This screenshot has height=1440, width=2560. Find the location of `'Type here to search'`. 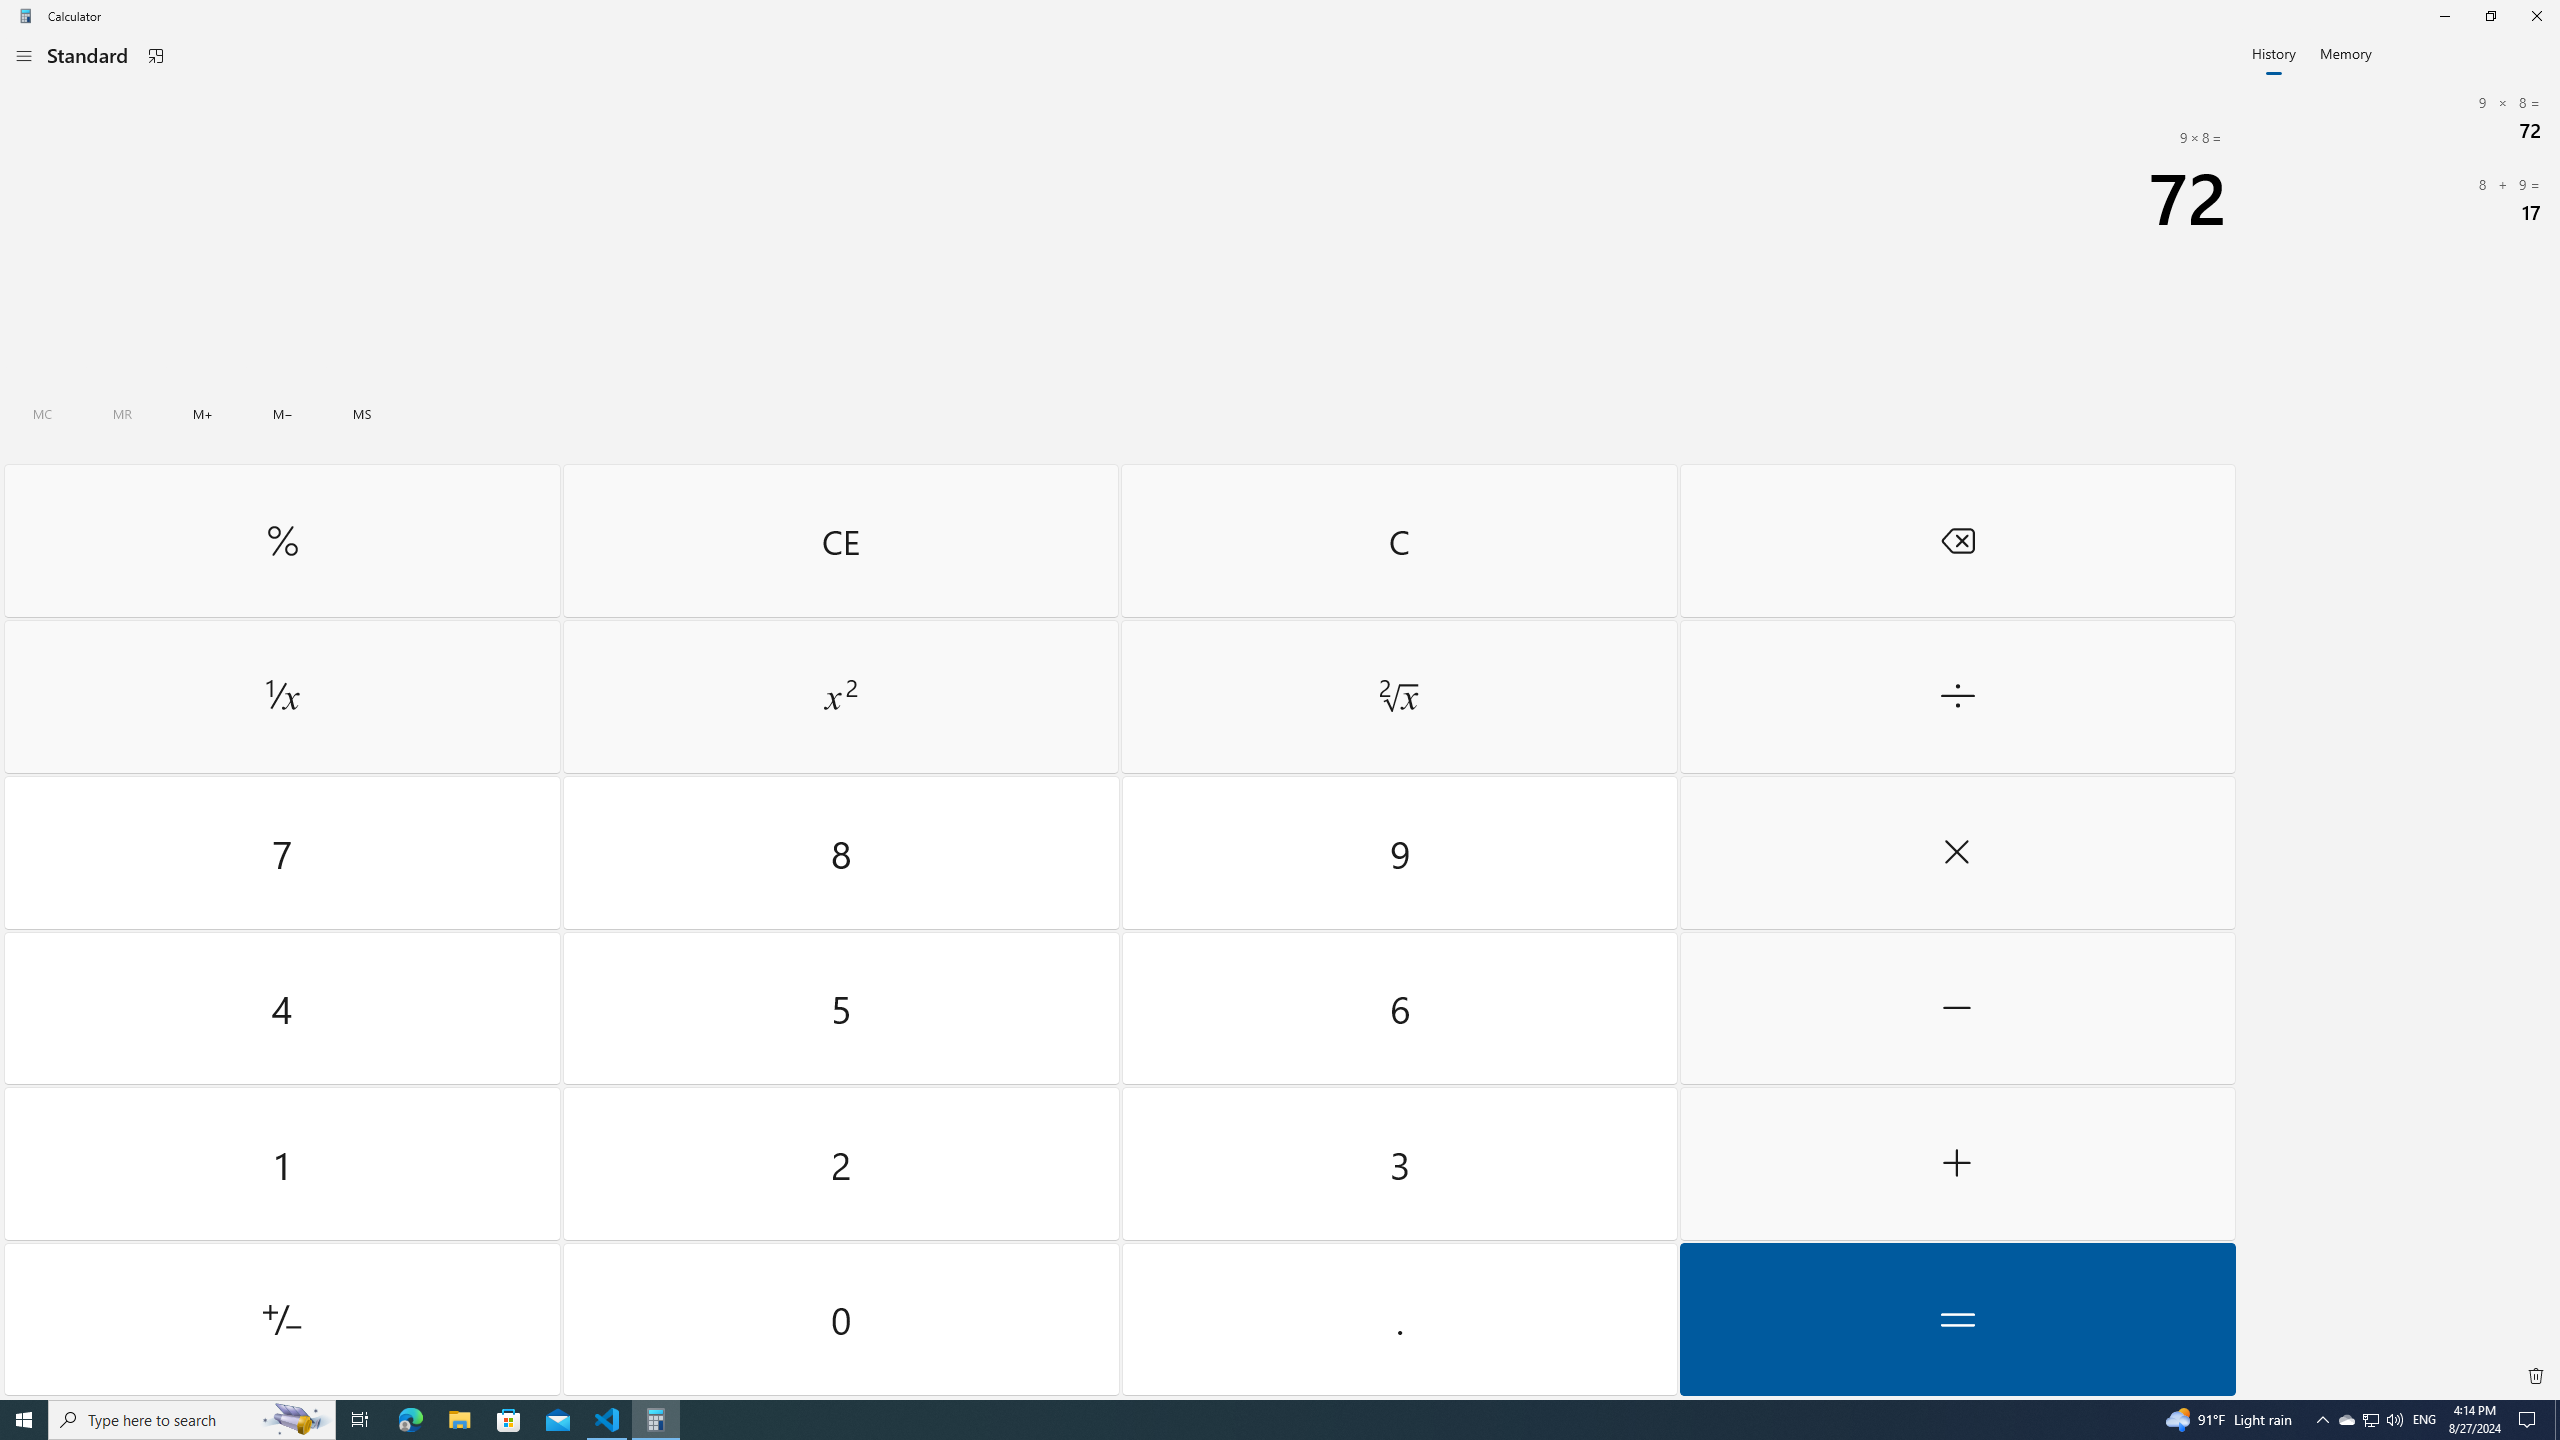

'Type here to search' is located at coordinates (191, 1418).